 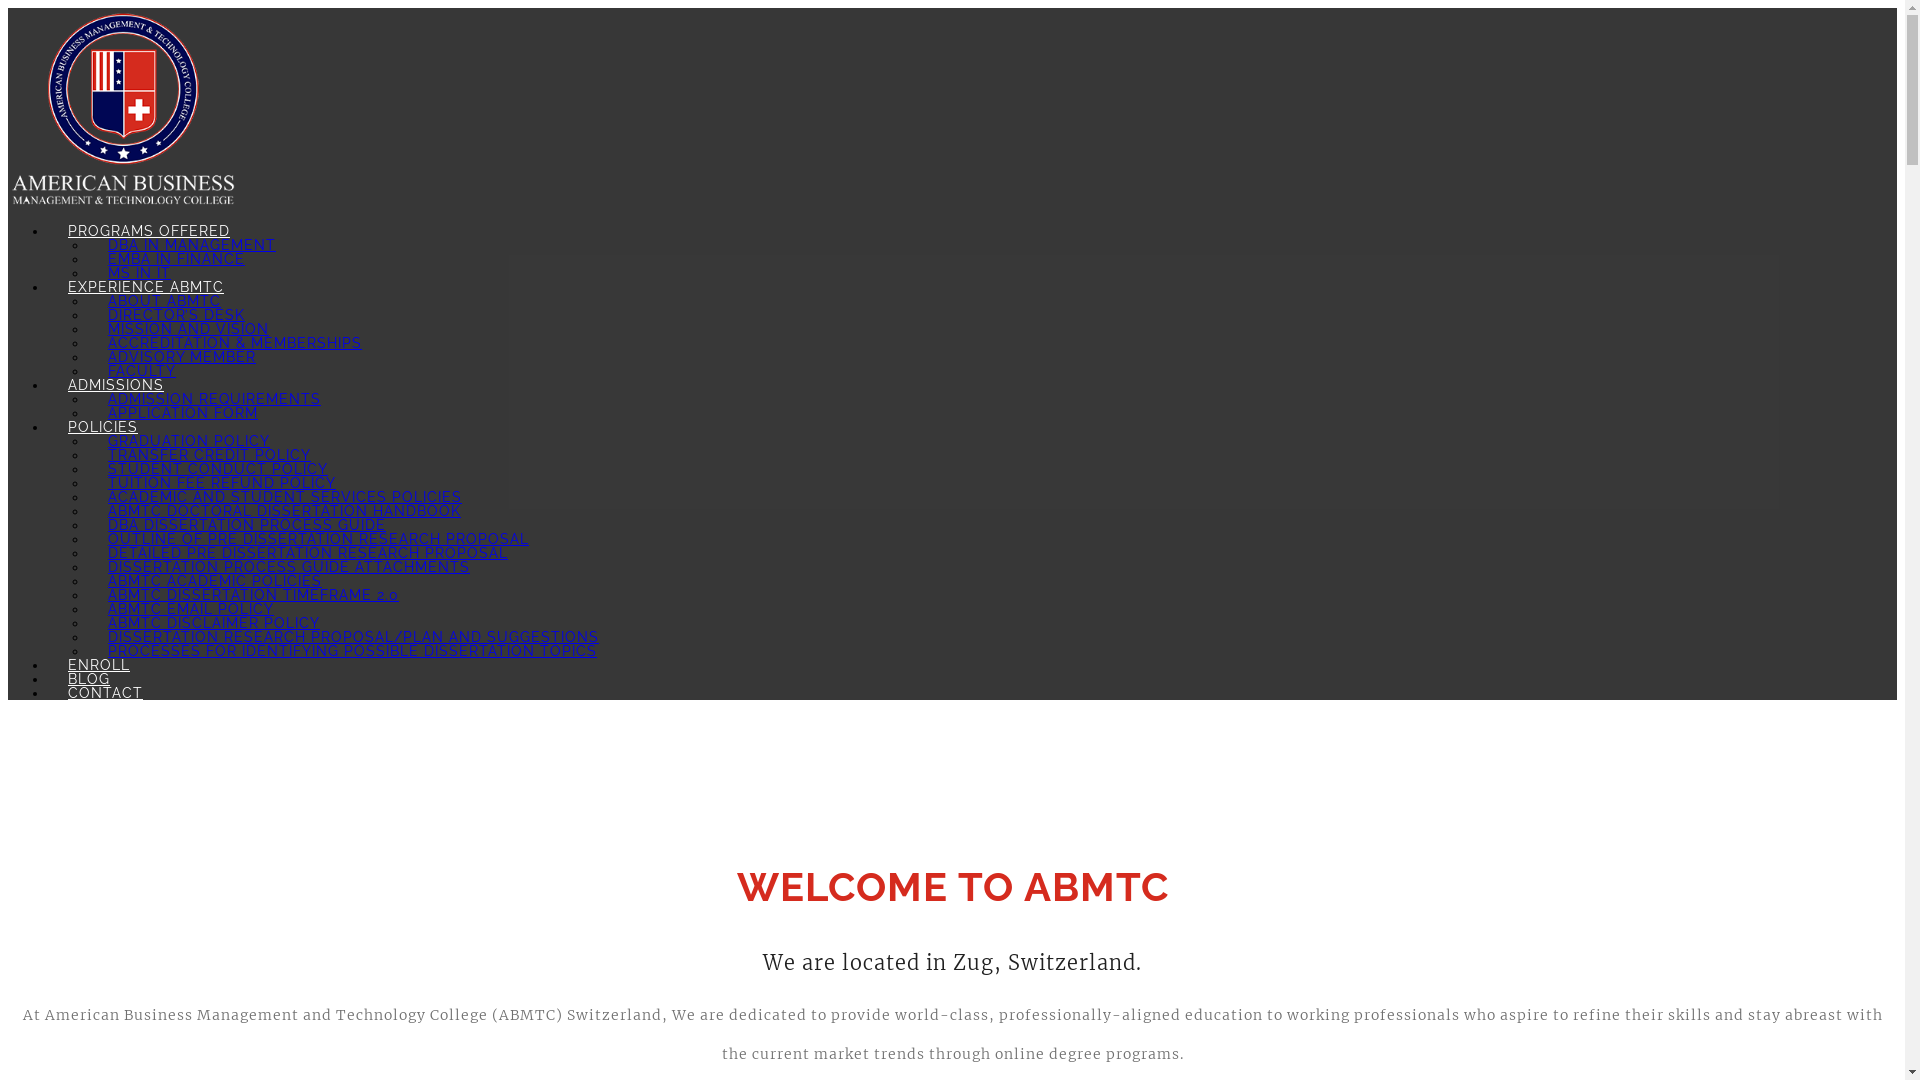 I want to click on 'FACULTY', so click(x=141, y=370).